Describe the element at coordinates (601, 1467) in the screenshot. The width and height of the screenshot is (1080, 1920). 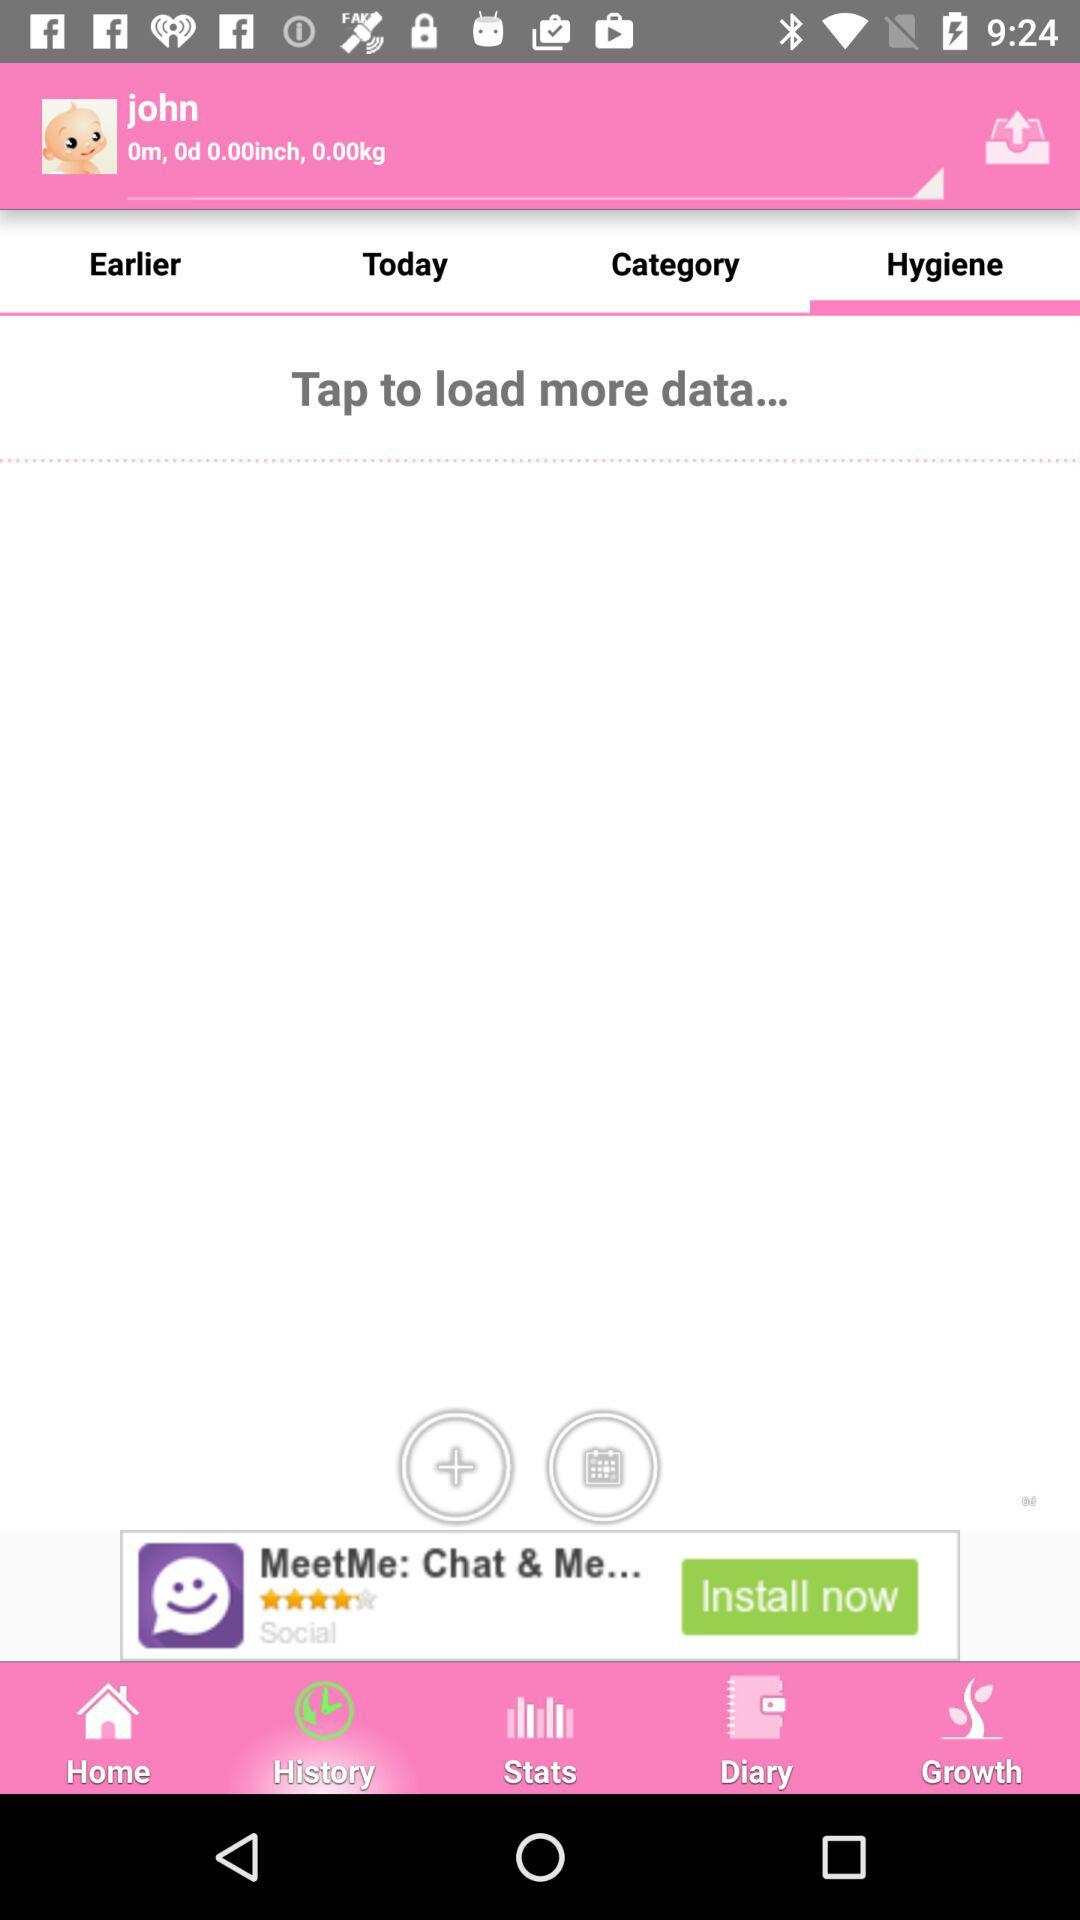
I see `the date_range icon` at that location.